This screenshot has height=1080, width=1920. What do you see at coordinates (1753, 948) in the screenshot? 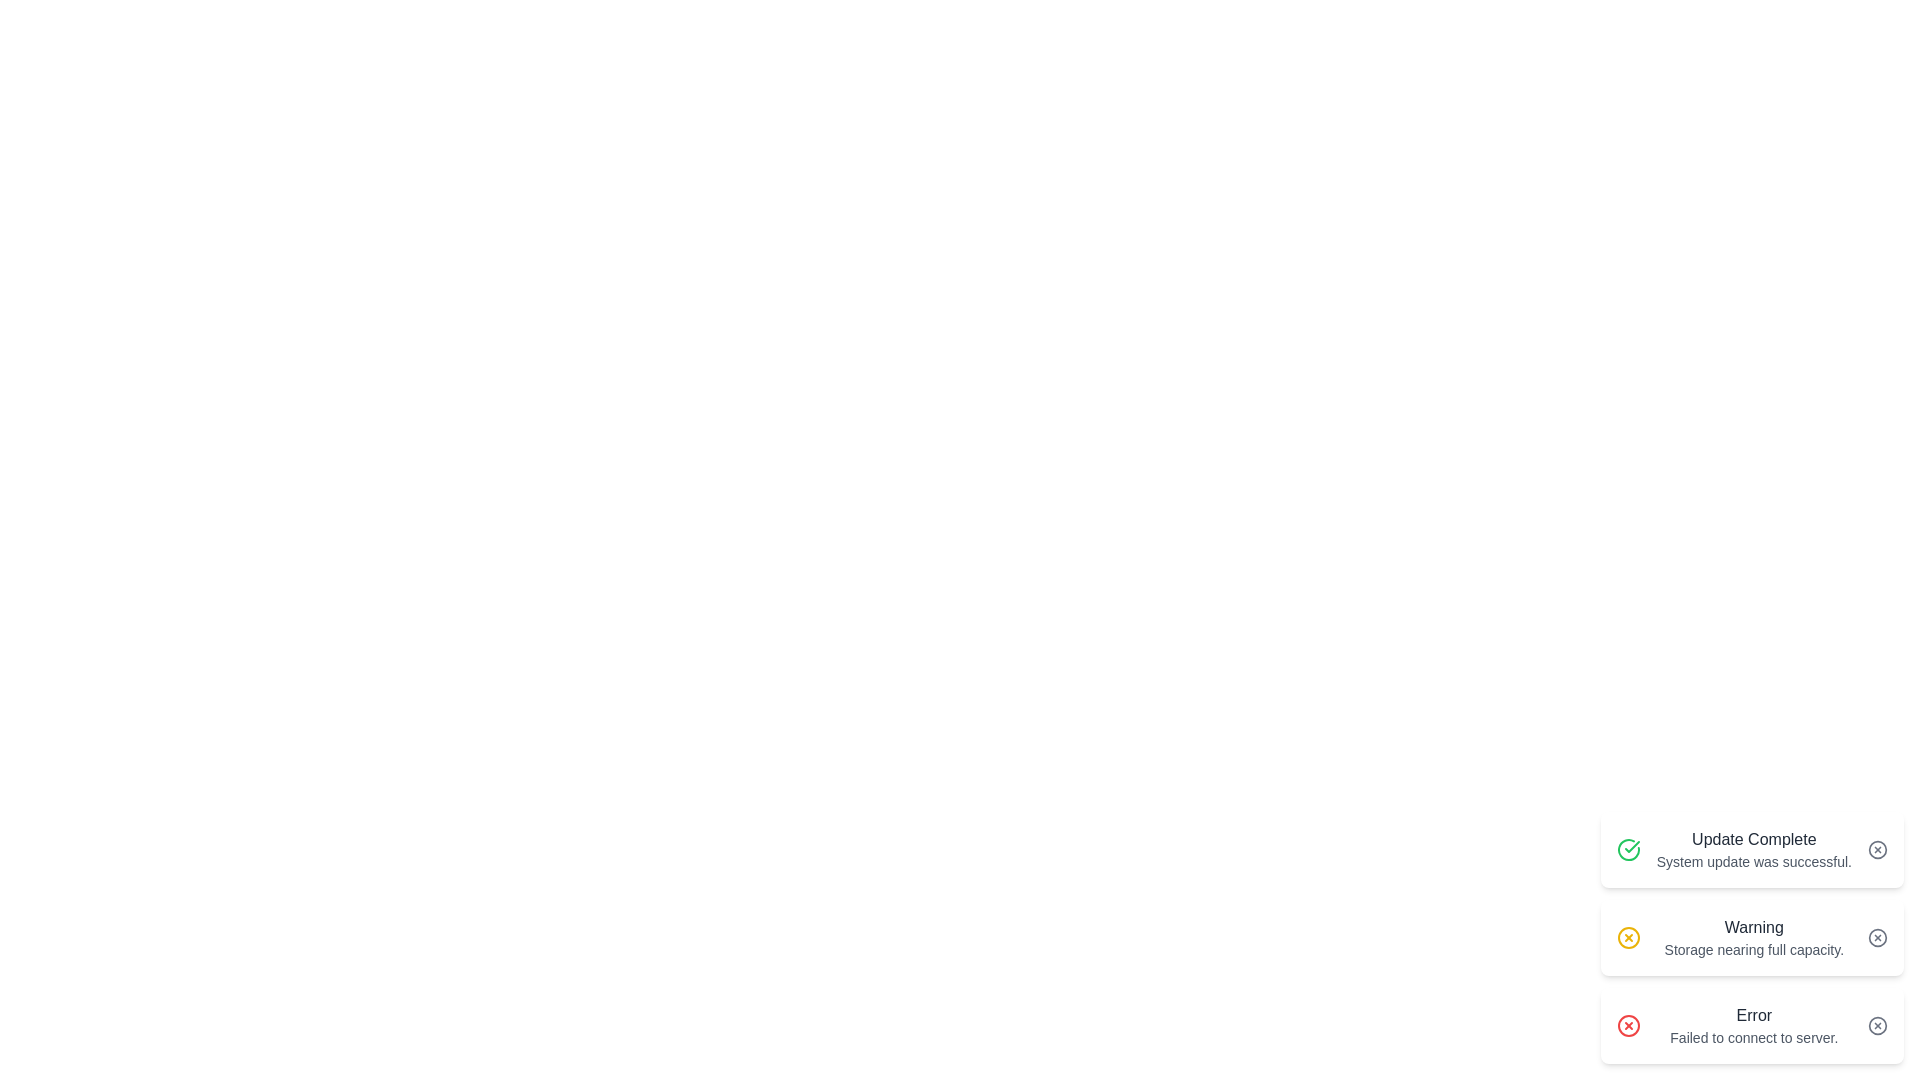
I see `text label that indicates 'Storage nearing full capacity.' positioned below the bold 'Warning' text in the alert interface` at bounding box center [1753, 948].